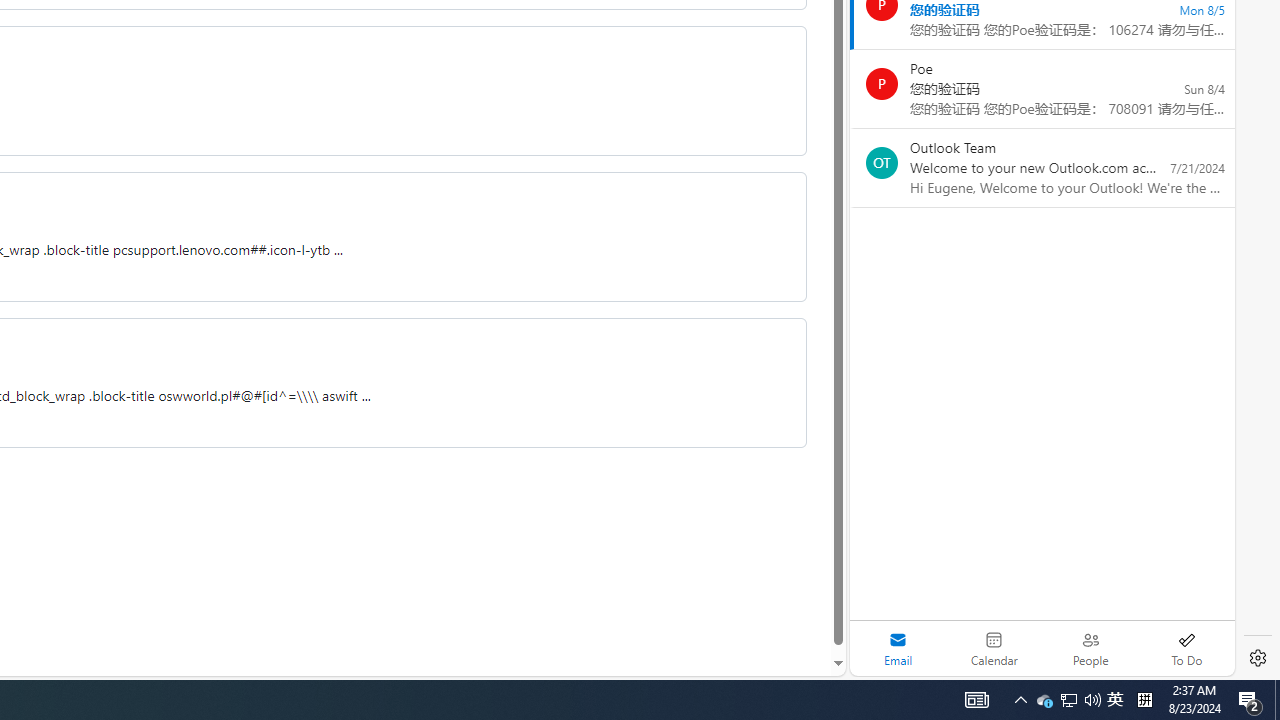 The height and width of the screenshot is (720, 1280). I want to click on 'Selected mail module', so click(897, 648).